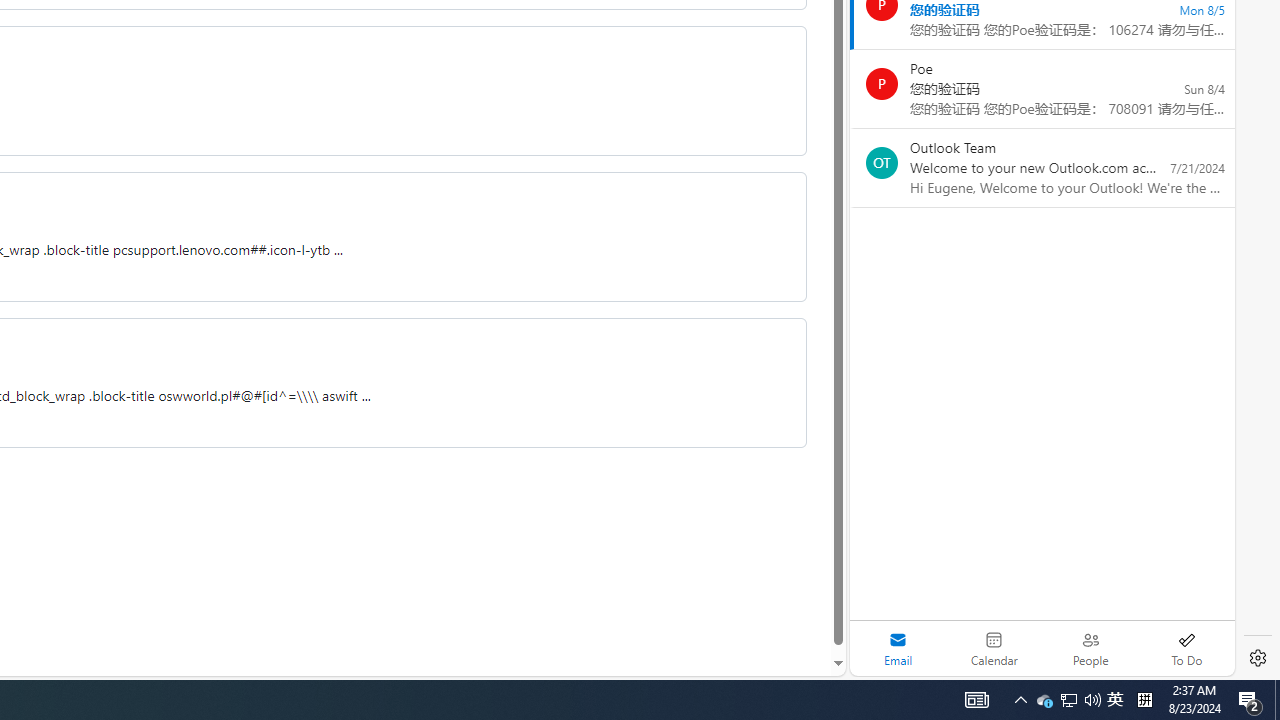 The height and width of the screenshot is (720, 1280). I want to click on 'Selected mail module', so click(897, 648).